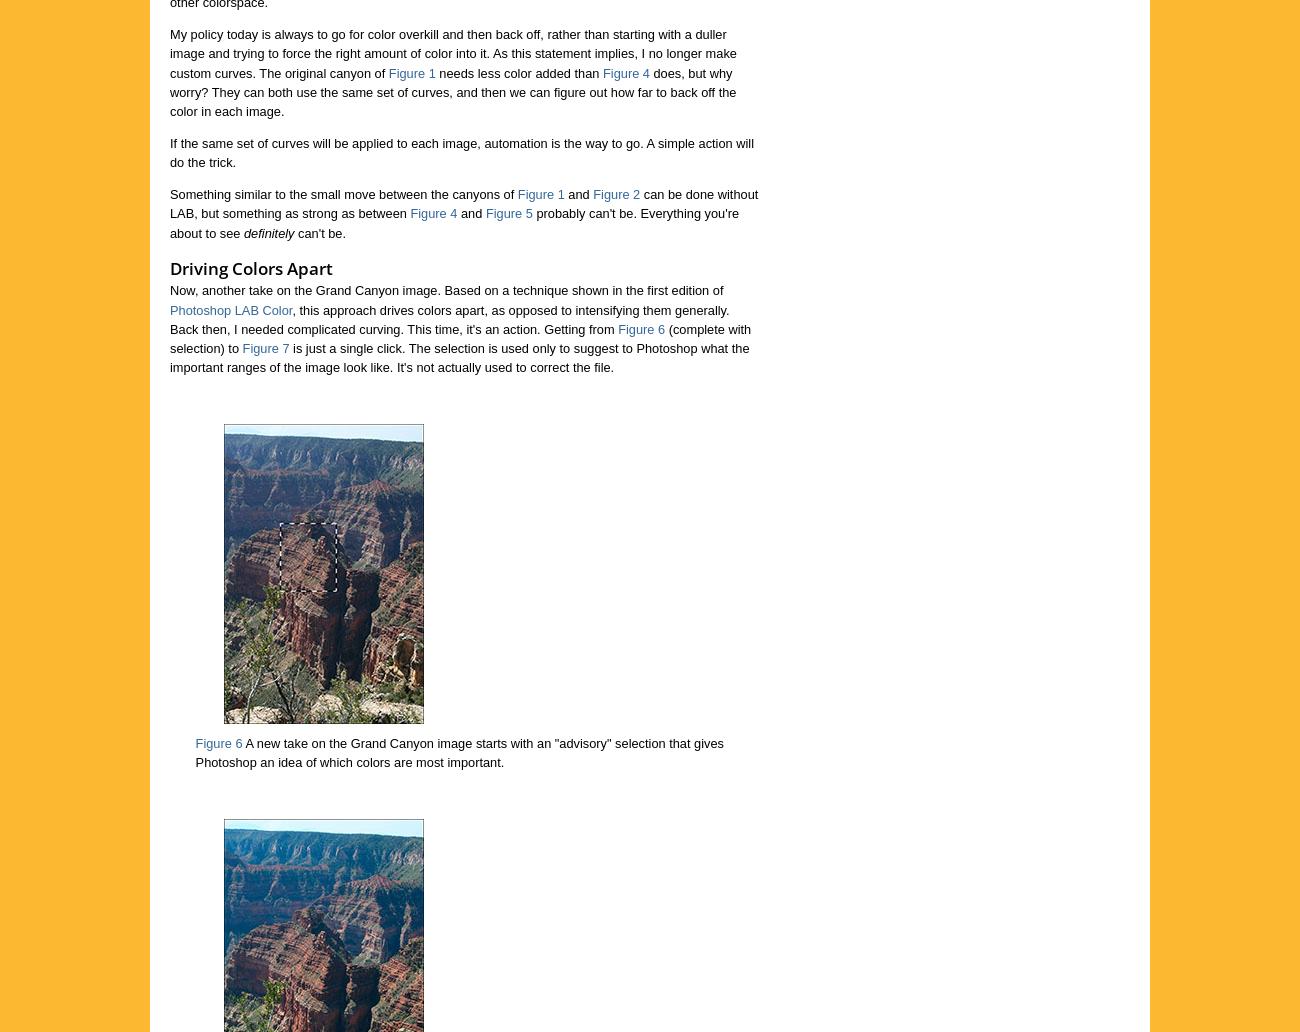  I want to click on 'can't be.', so click(320, 231).